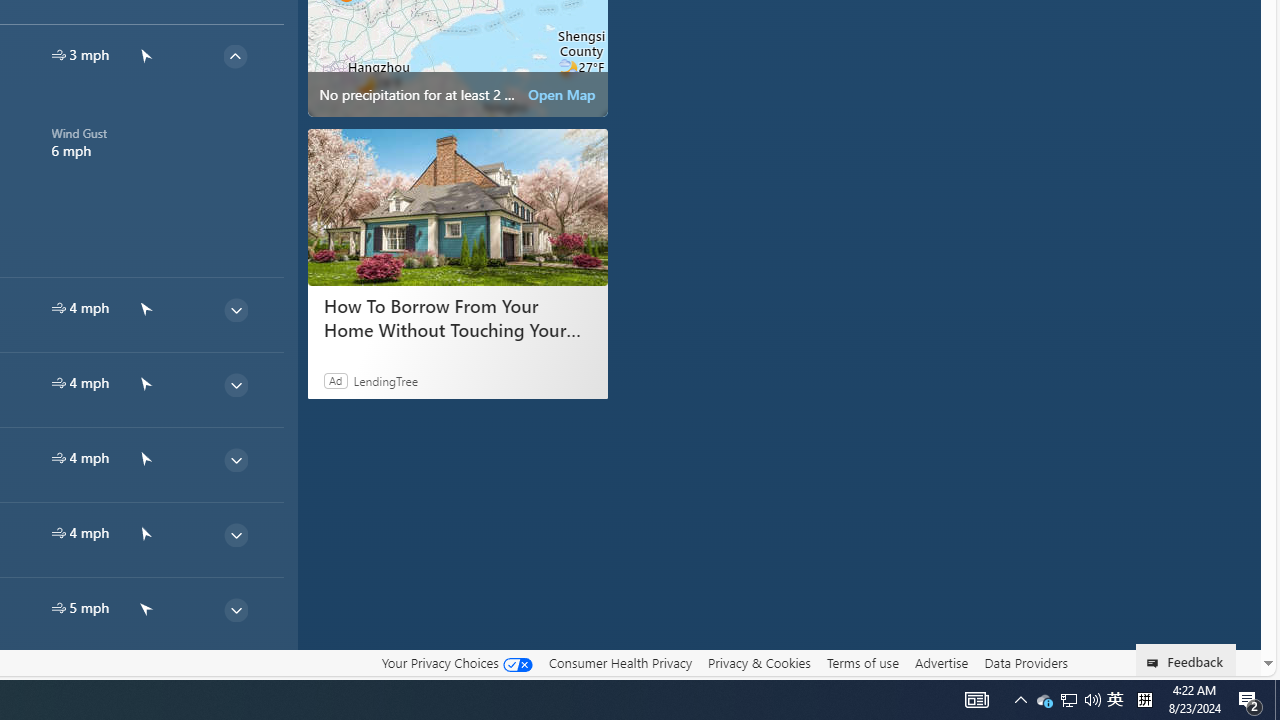  What do you see at coordinates (455, 663) in the screenshot?
I see `'Your Privacy Choices'` at bounding box center [455, 663].